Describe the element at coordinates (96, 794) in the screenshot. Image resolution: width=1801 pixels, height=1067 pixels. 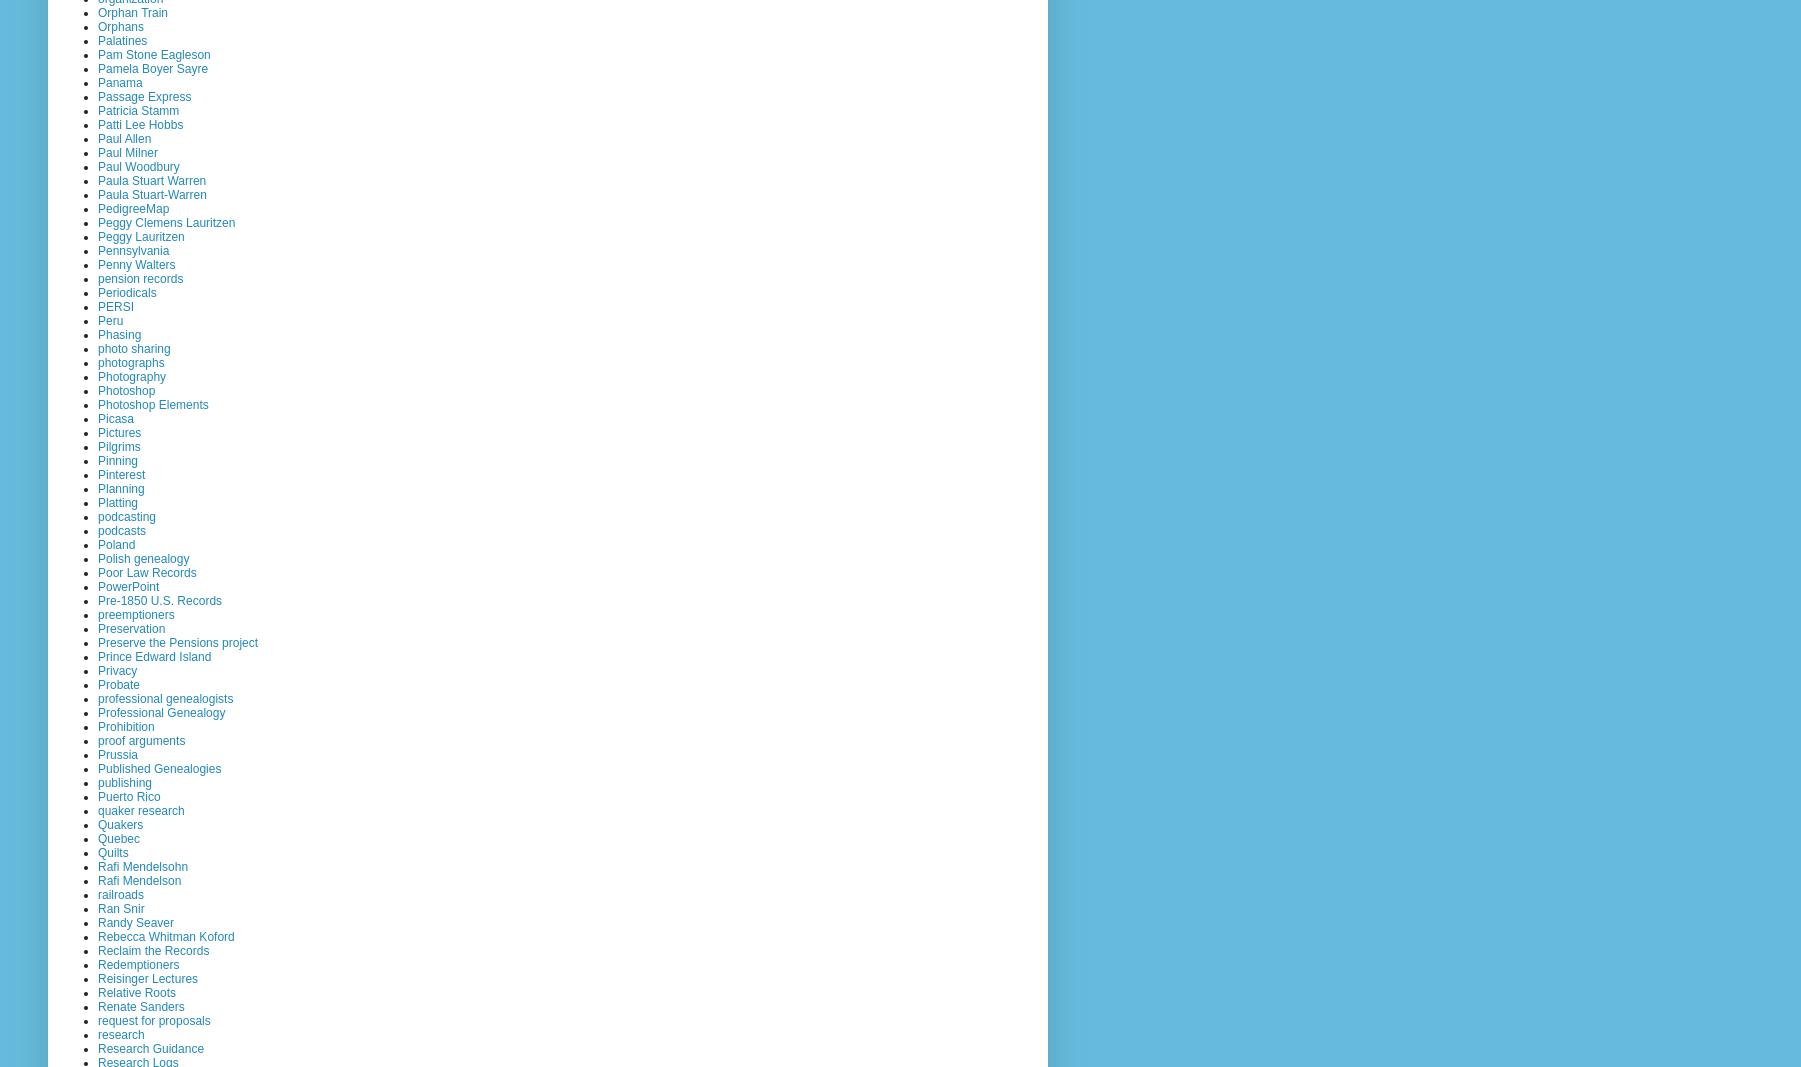
I see `'Puerto Rico'` at that location.